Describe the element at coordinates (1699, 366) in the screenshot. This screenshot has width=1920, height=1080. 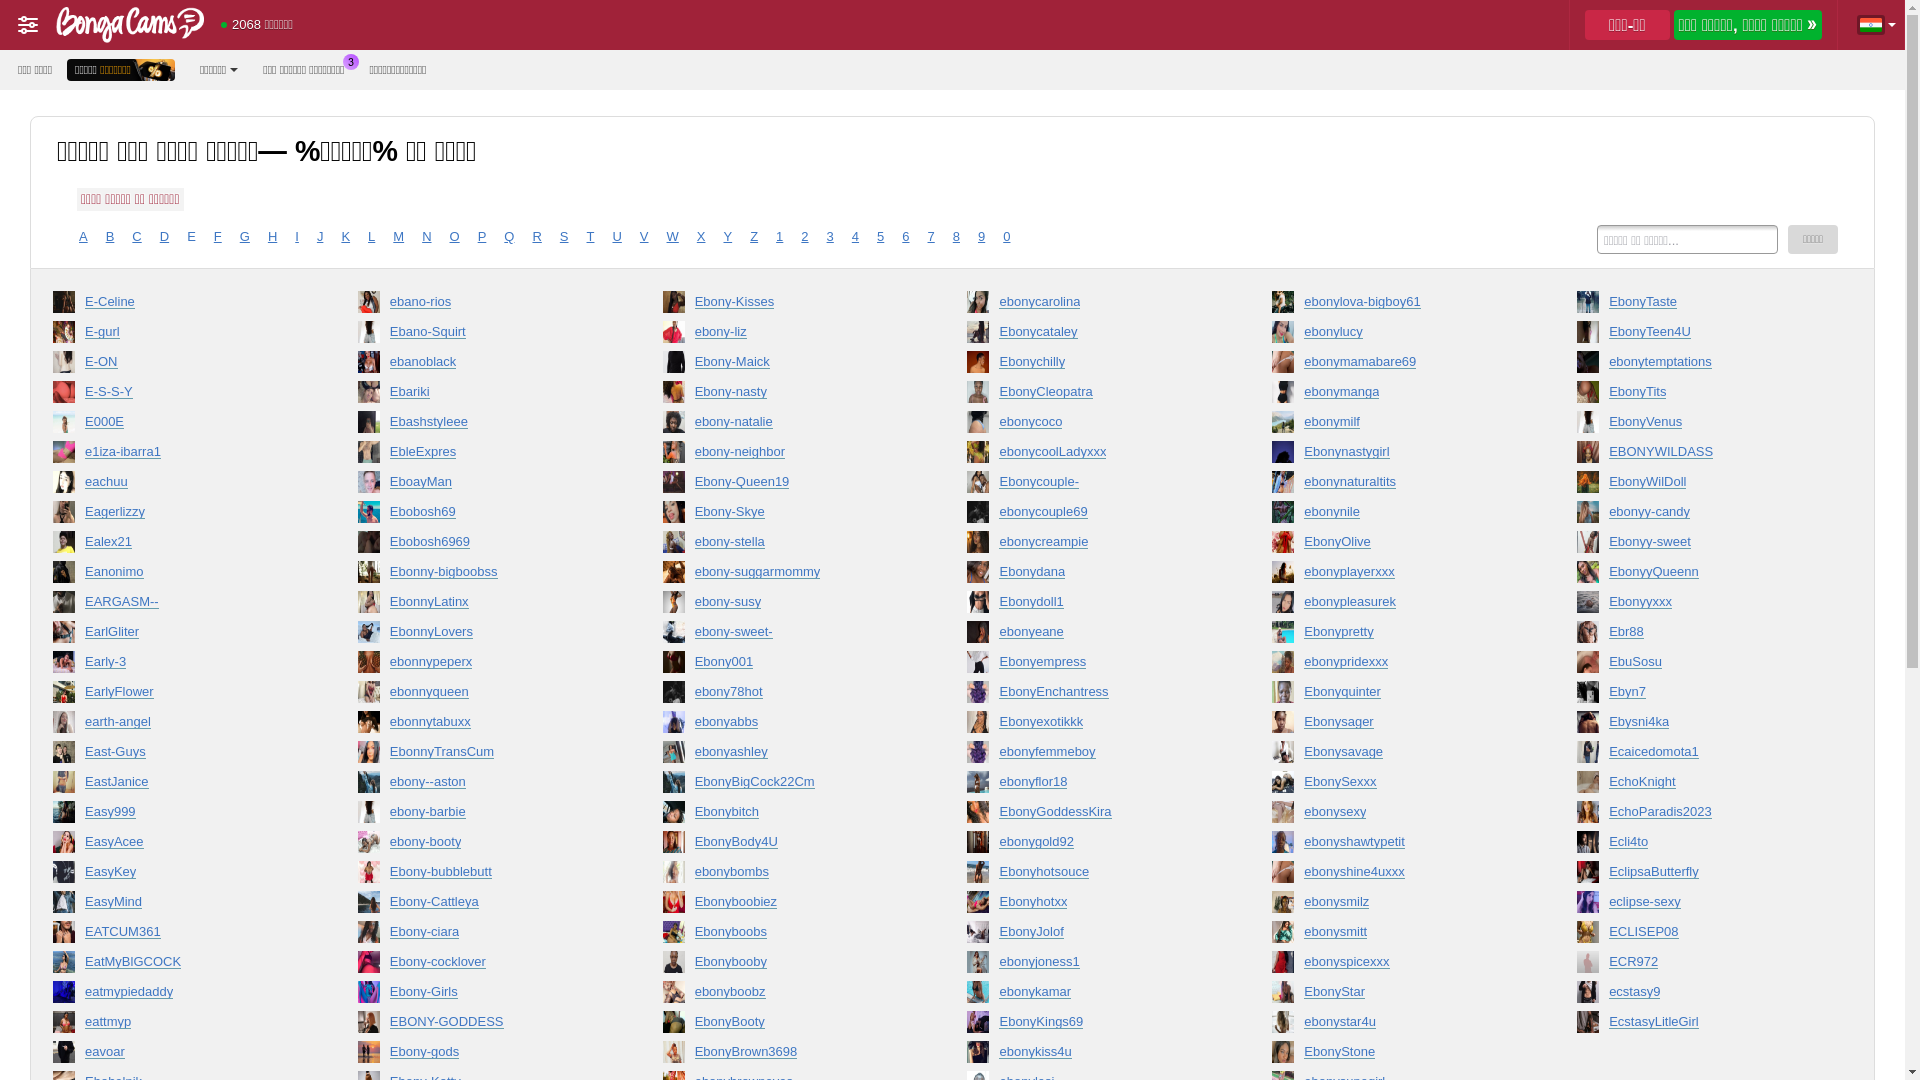
I see `'ebonytemptations'` at that location.